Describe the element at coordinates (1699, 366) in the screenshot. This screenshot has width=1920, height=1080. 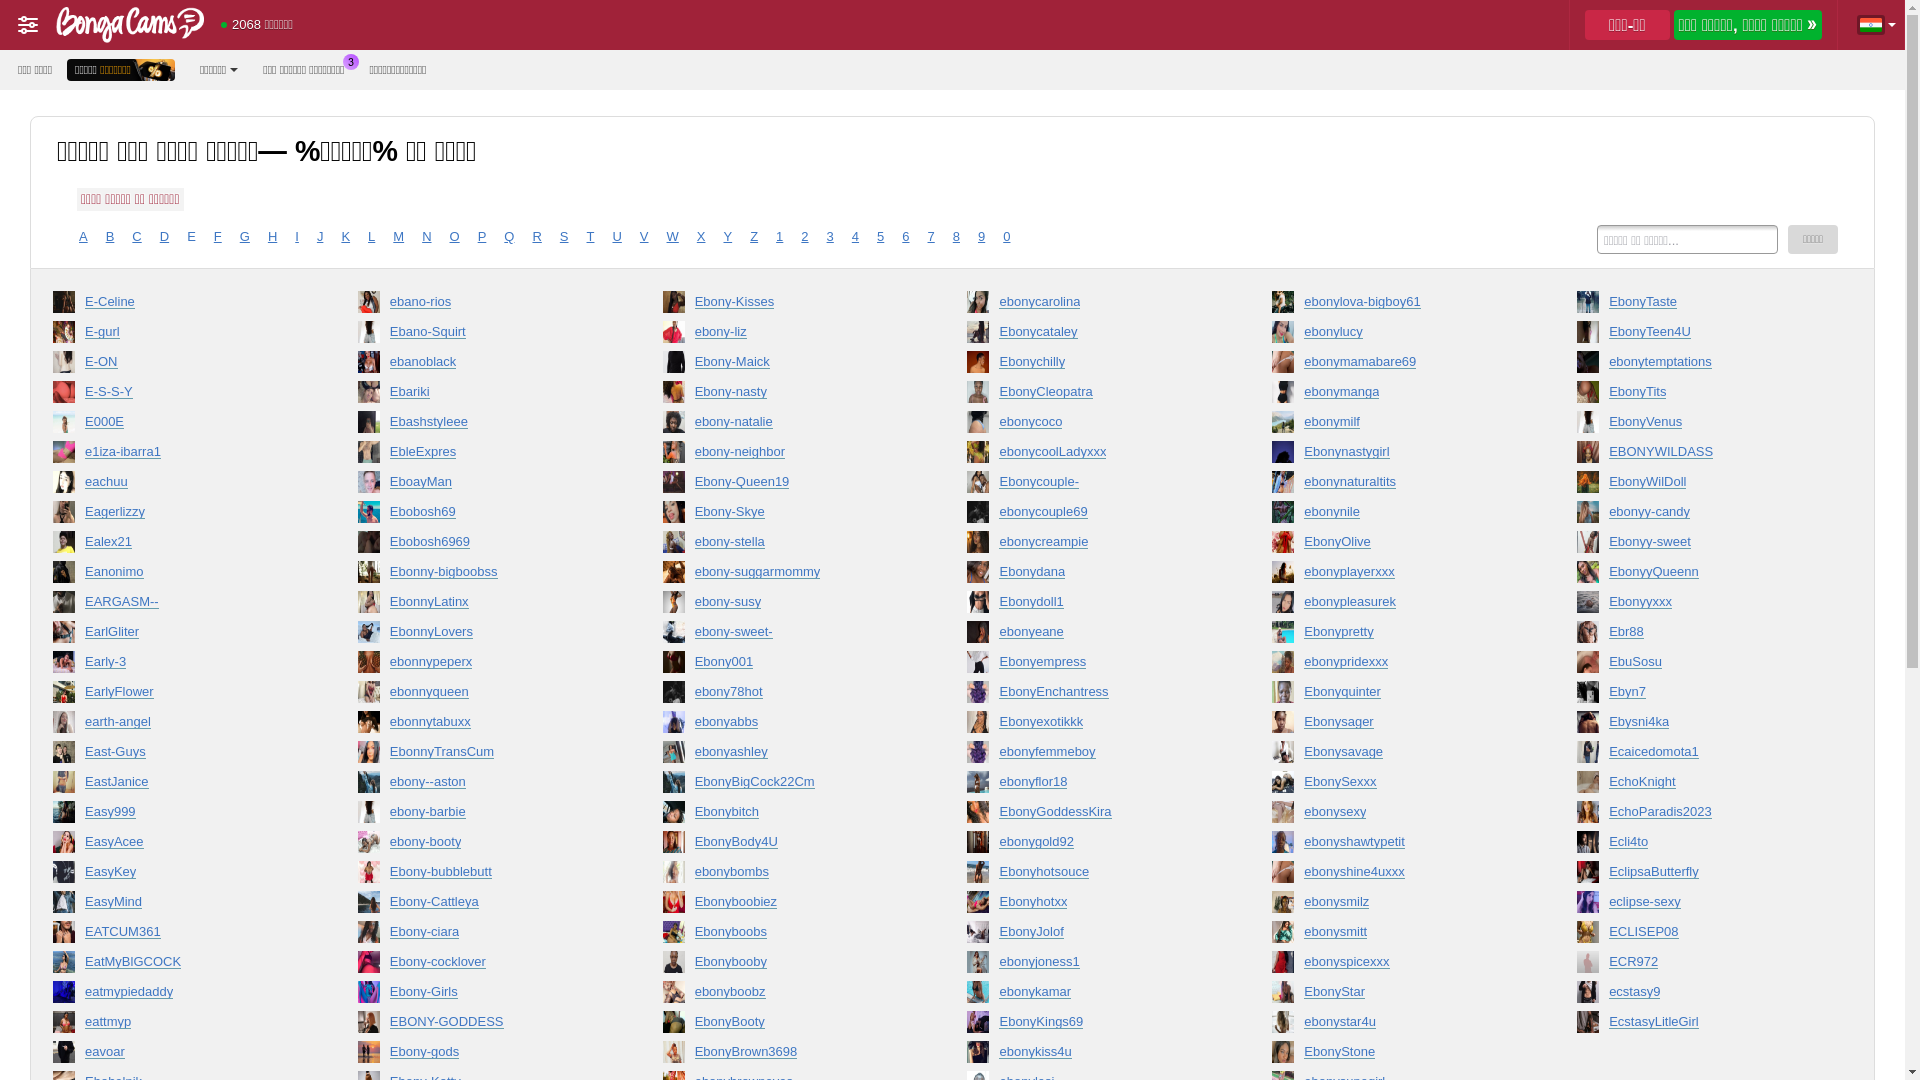
I see `'ebonytemptations'` at that location.